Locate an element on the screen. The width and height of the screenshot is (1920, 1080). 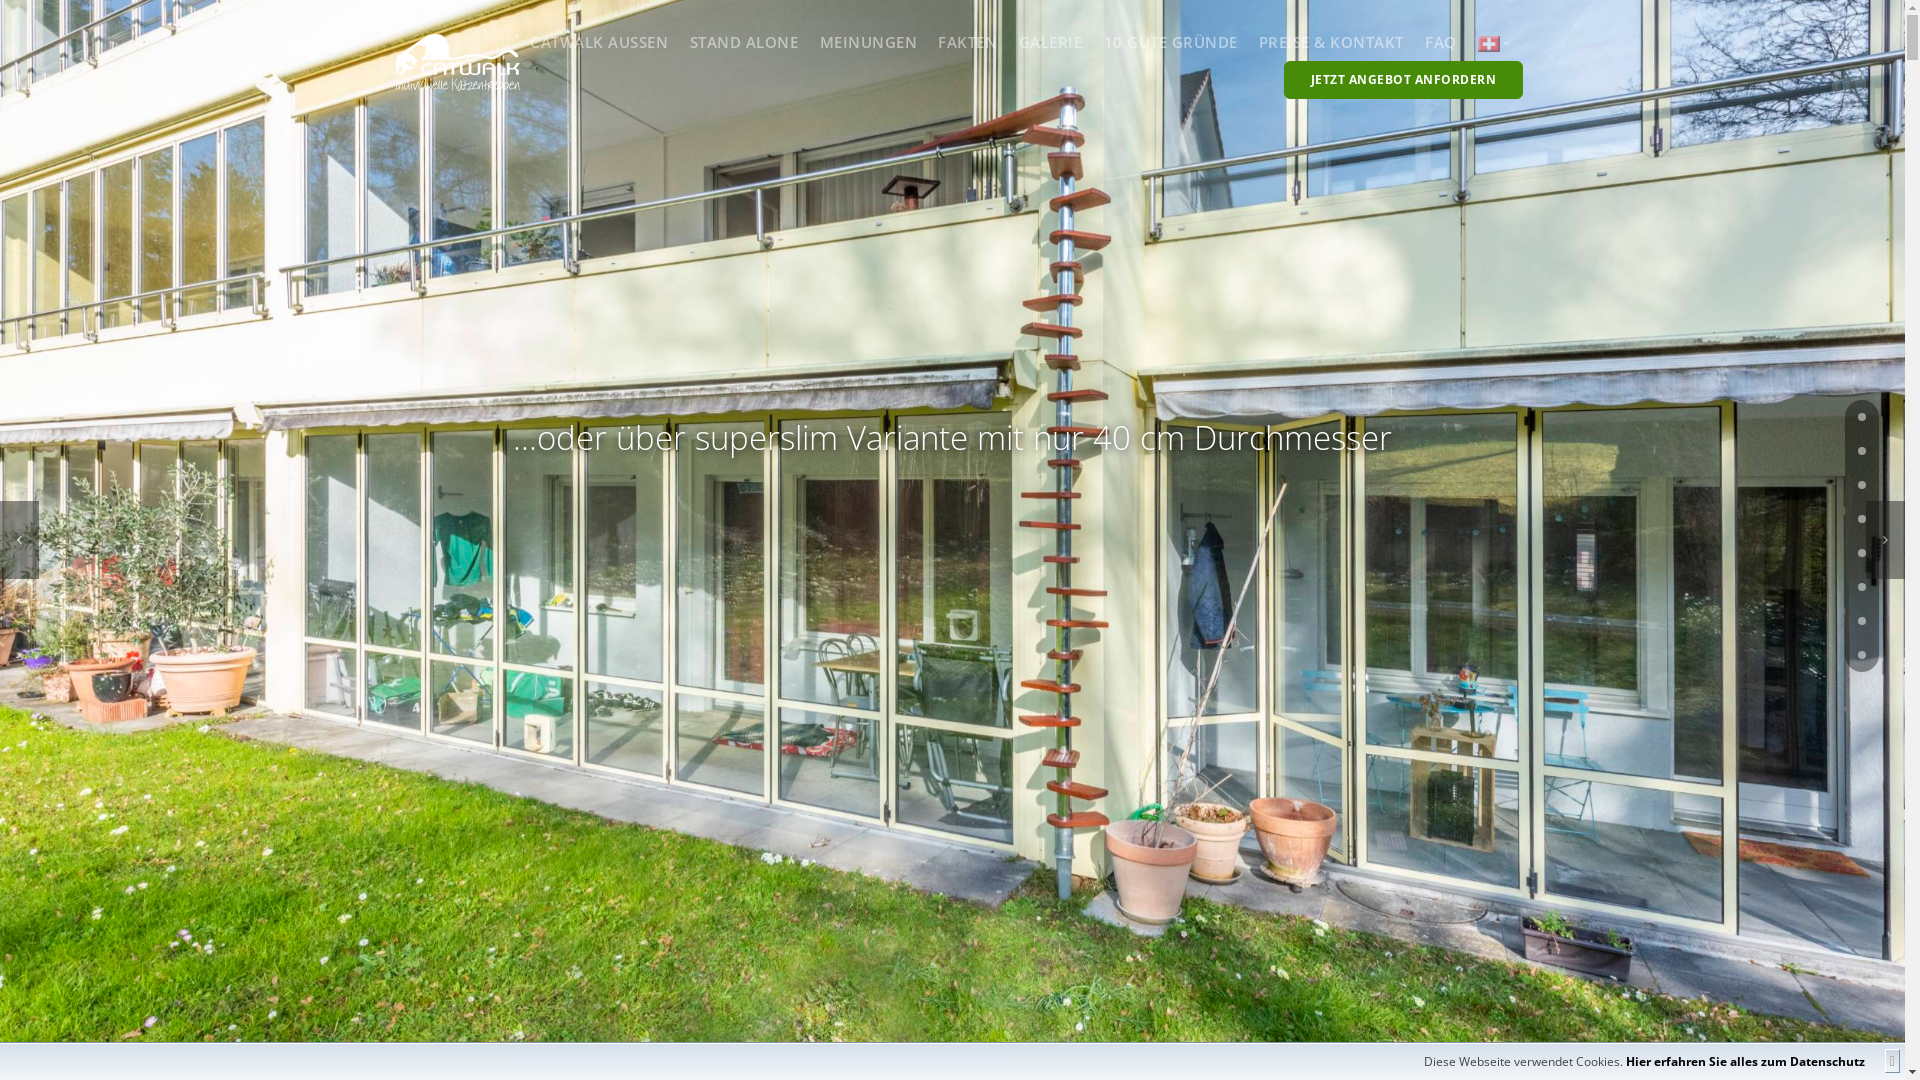
'MEINUNGEN' is located at coordinates (868, 42).